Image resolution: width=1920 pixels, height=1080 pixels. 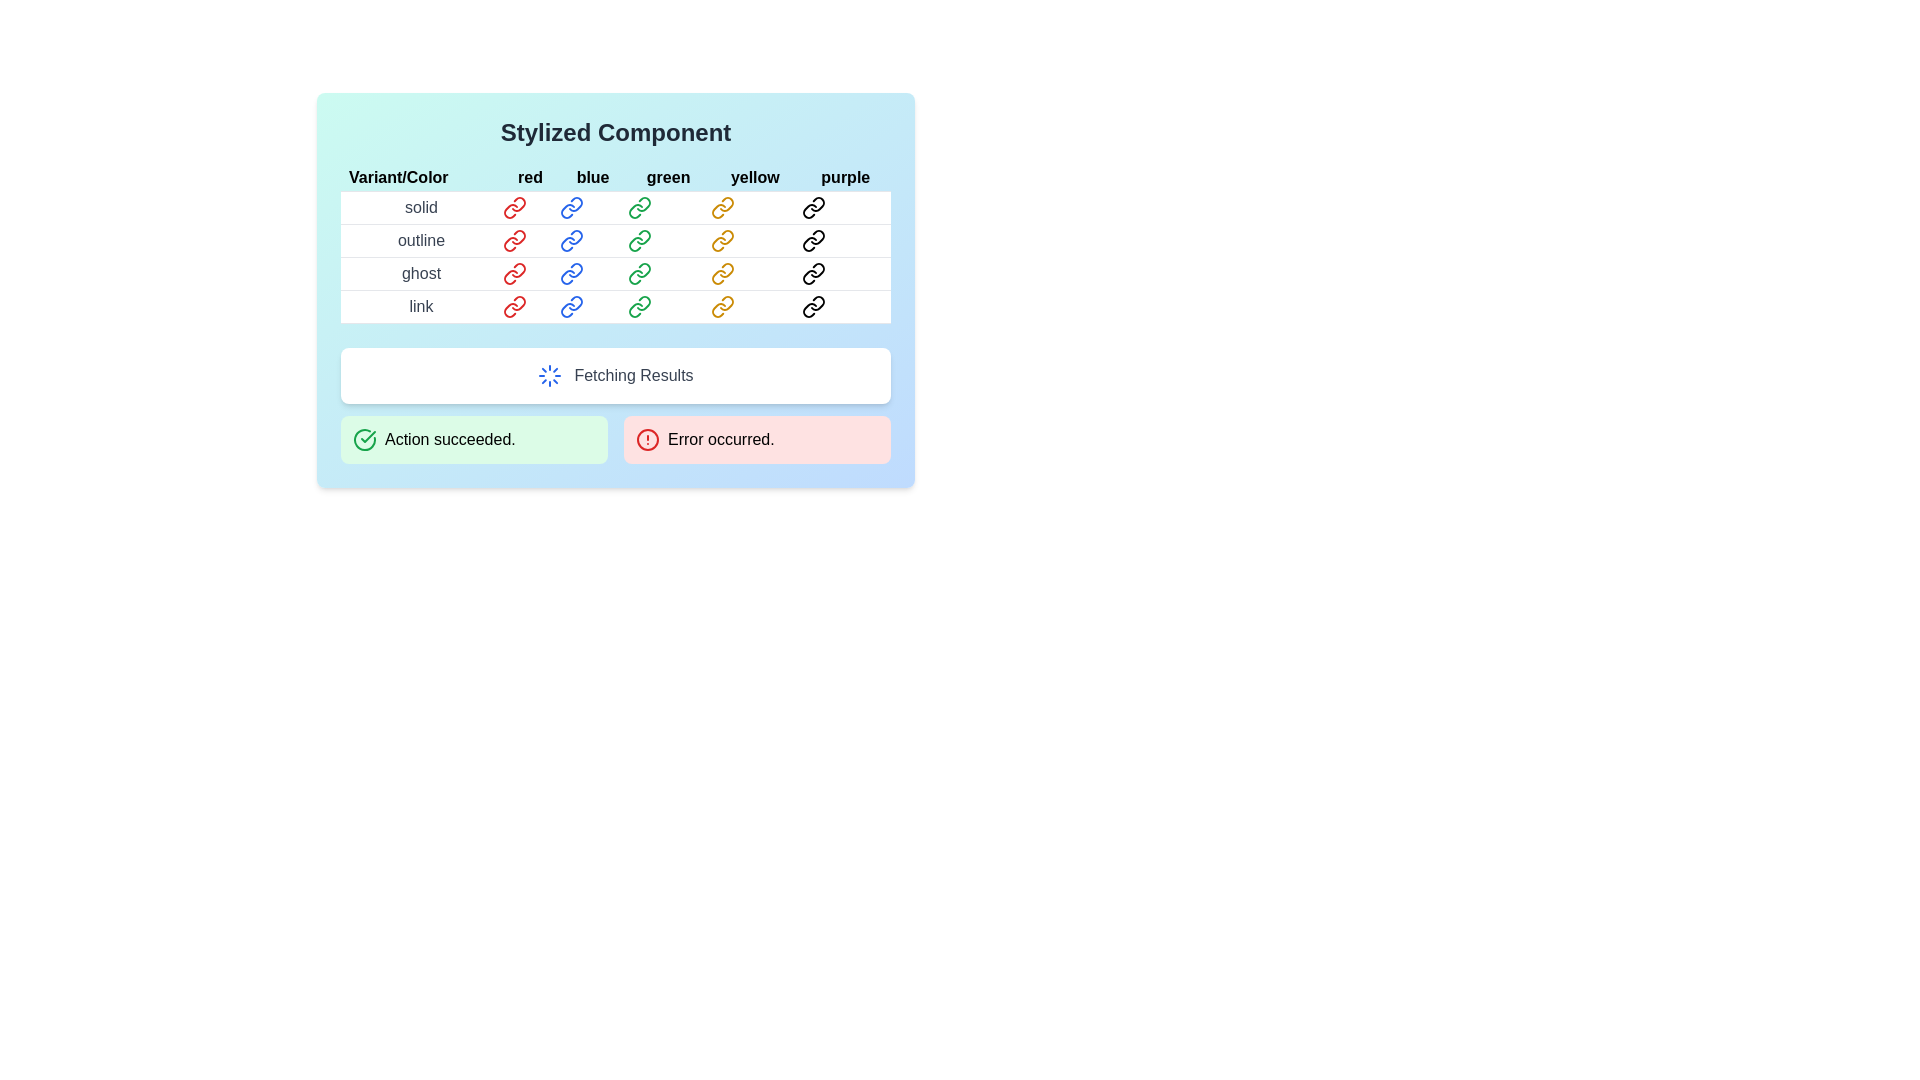 I want to click on the link-shaped icon located in the first row under the 'red' column of the table, so click(x=530, y=208).